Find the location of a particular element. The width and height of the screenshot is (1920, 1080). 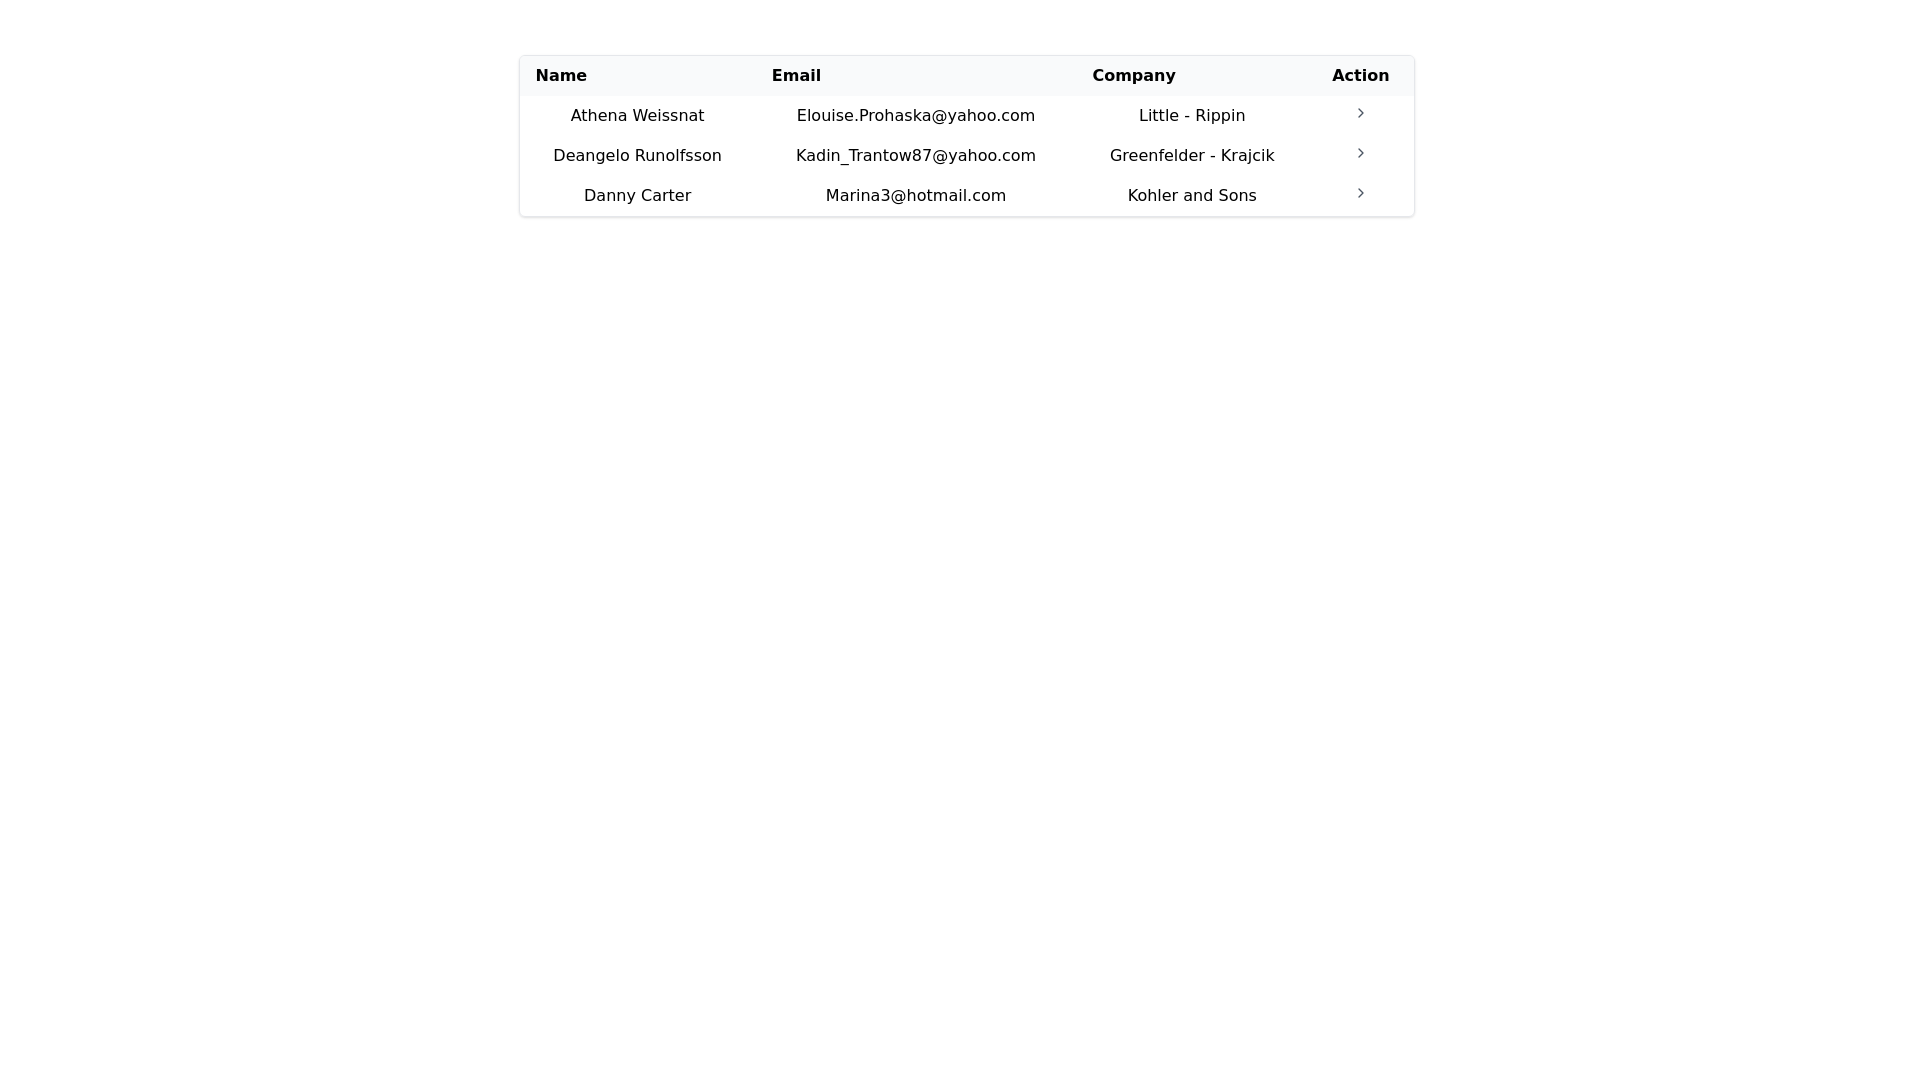

the right-facing chevron icon button located in the 'Action' column next to the company name 'Greenfelder - Krajcik' is located at coordinates (1360, 152).